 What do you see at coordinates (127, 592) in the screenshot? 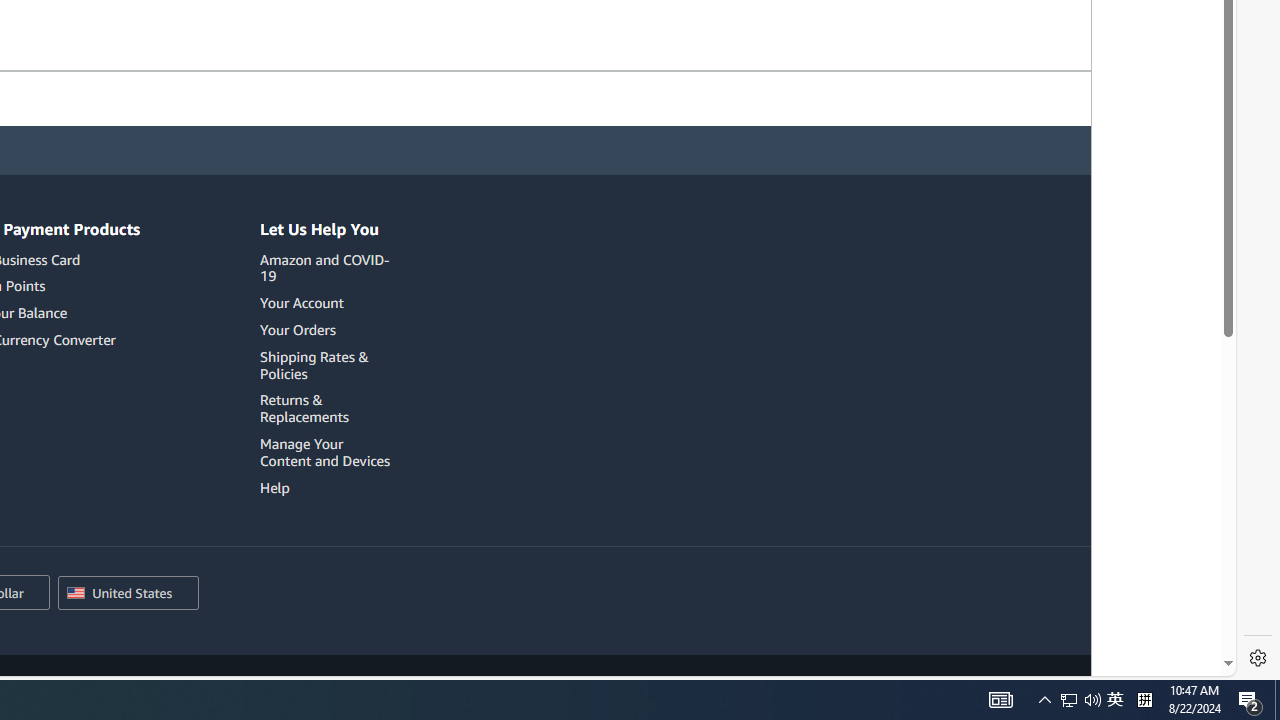
I see `'Choose a country/region for shopping.'` at bounding box center [127, 592].